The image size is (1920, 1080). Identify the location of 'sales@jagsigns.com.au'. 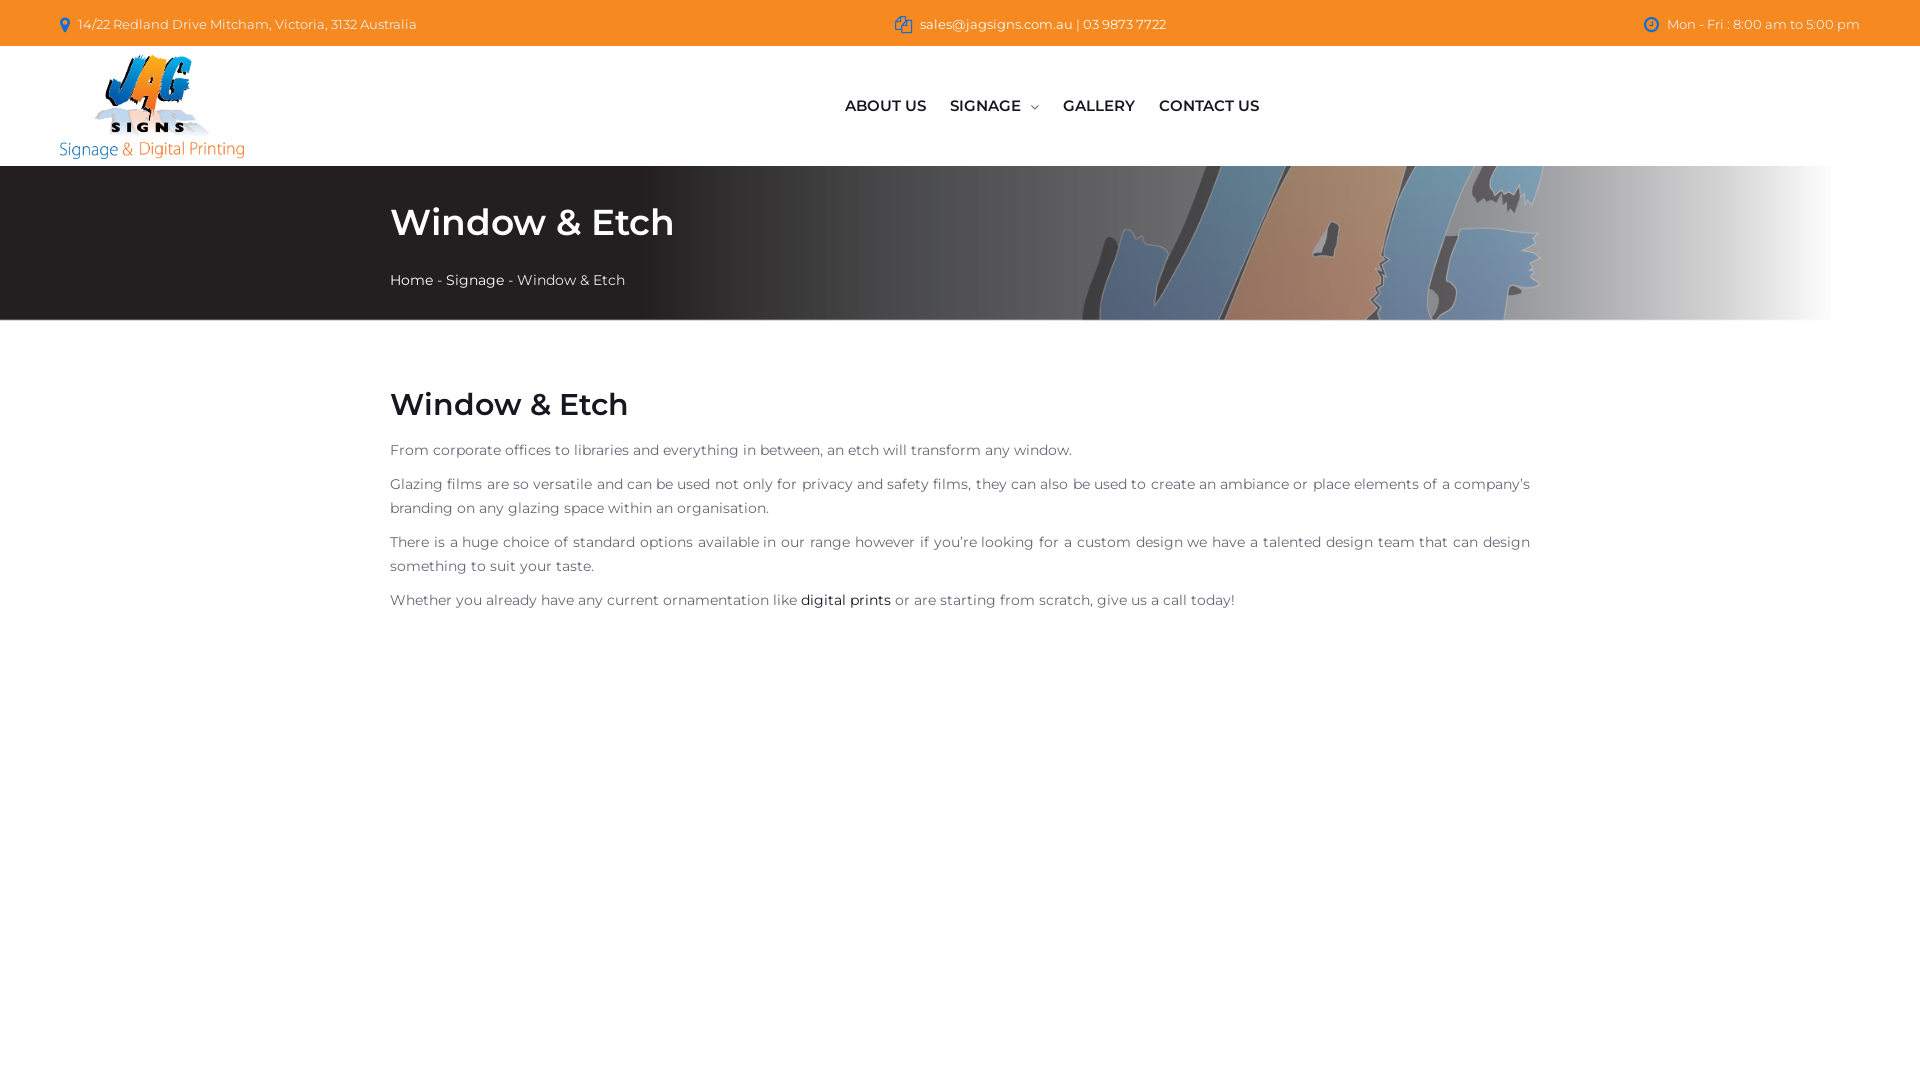
(996, 23).